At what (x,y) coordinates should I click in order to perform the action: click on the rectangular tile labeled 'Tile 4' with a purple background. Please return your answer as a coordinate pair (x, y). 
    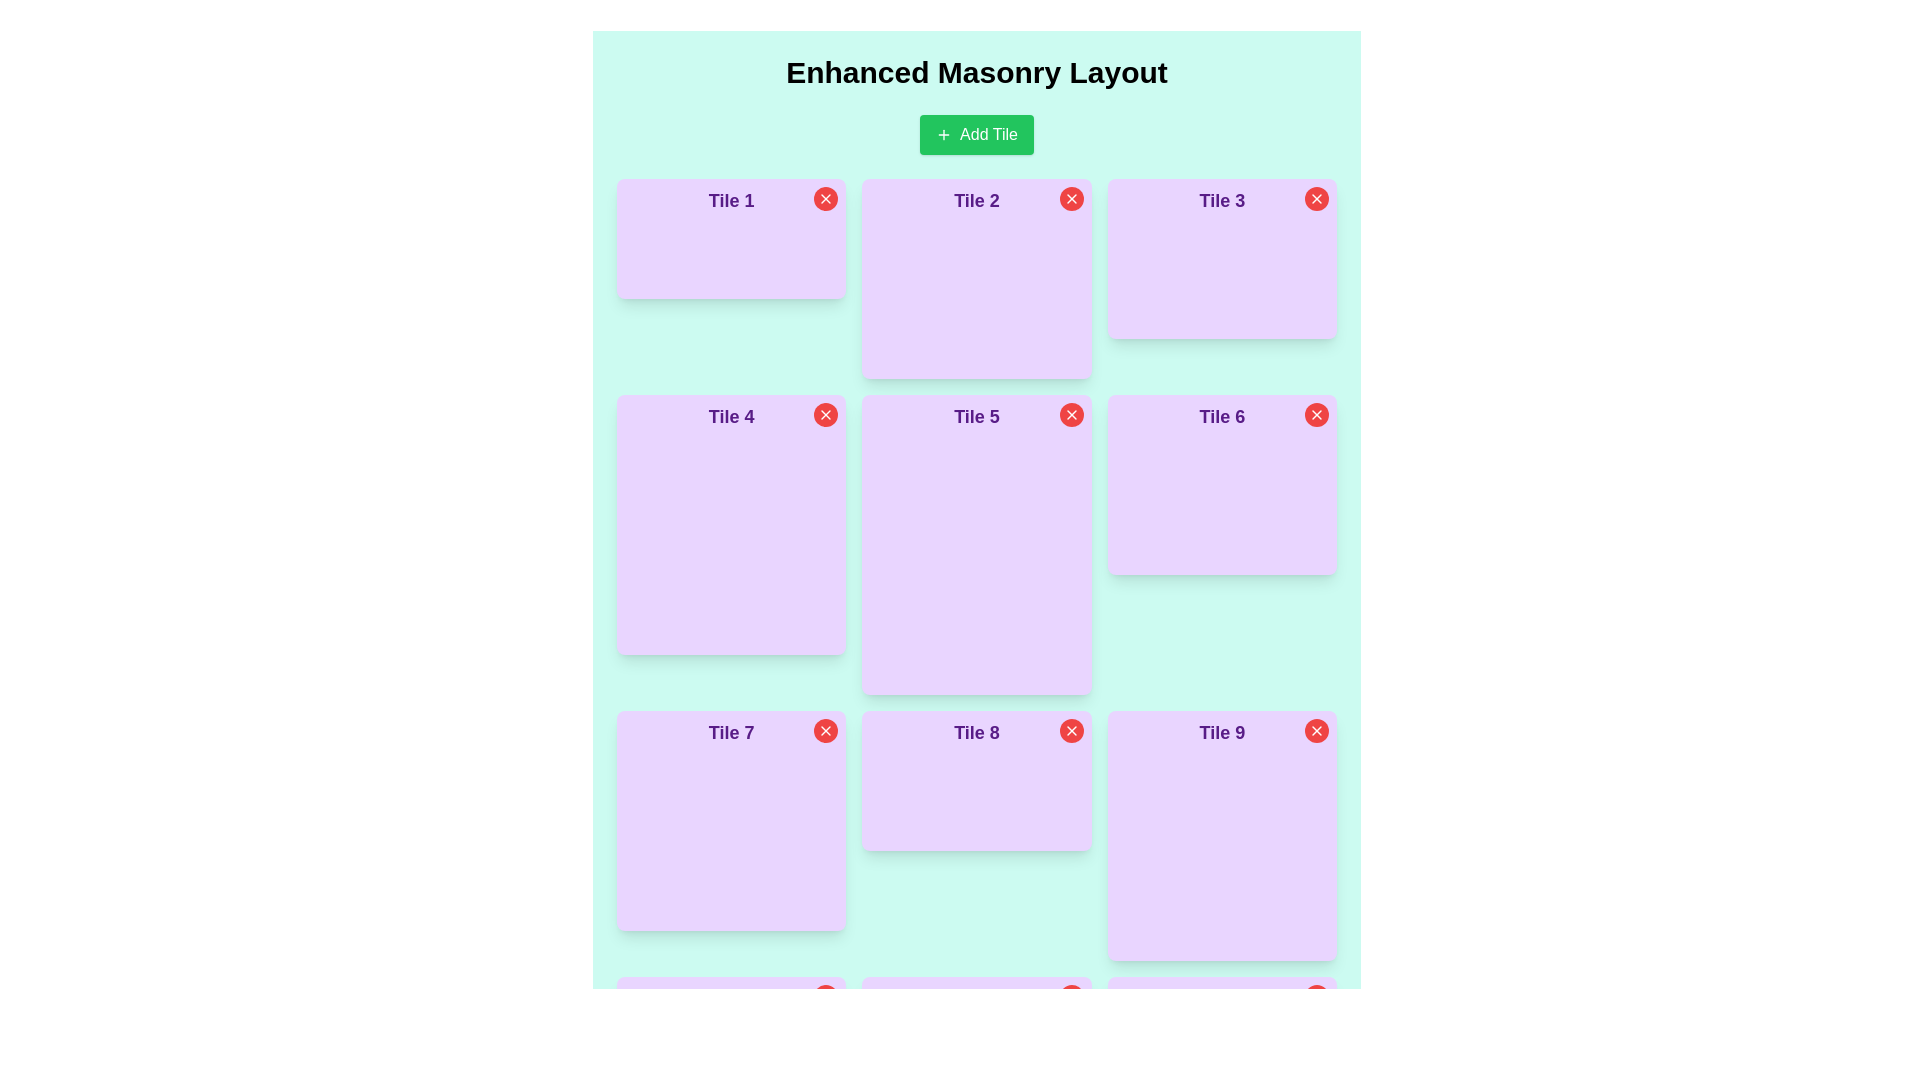
    Looking at the image, I should click on (730, 523).